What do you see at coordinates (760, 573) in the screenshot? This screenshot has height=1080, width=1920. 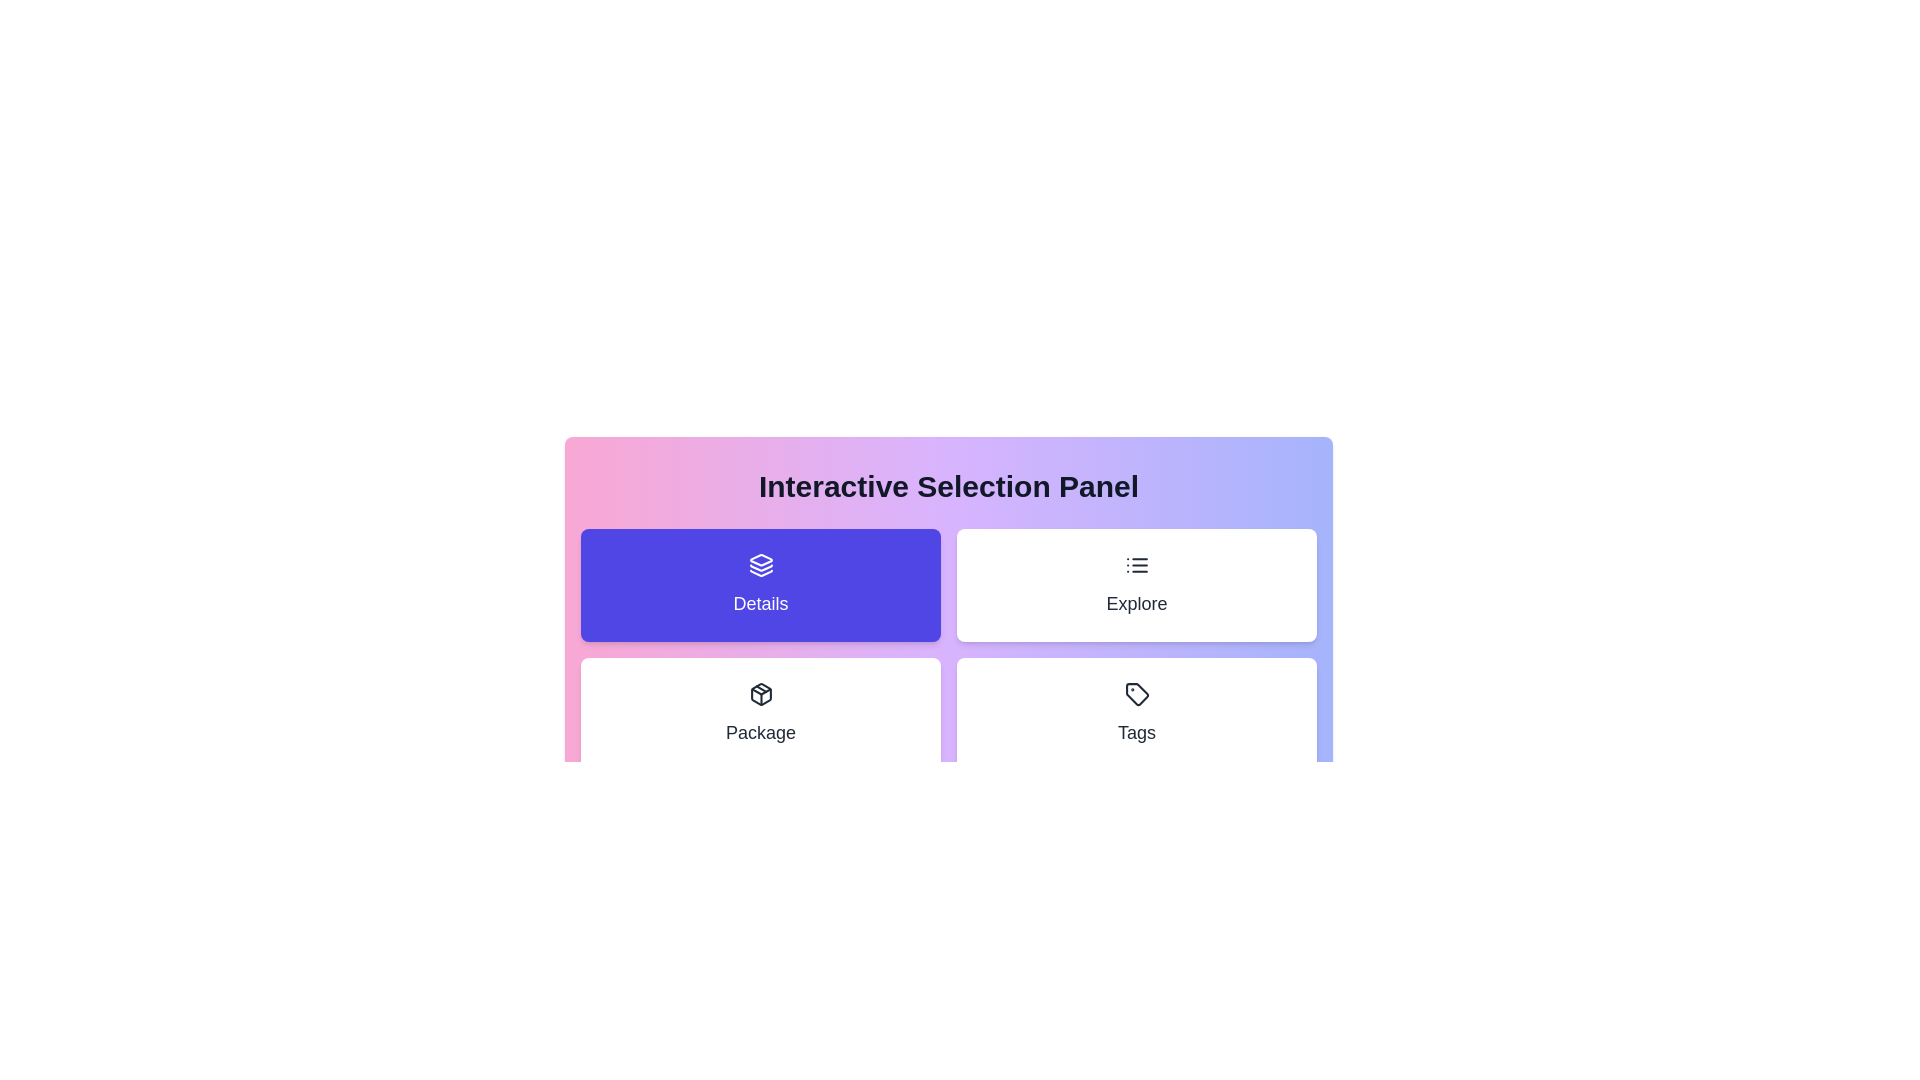 I see `the third and bottom-most layer graphic within the 'Details' button, which resembles a group of layers or sheets` at bounding box center [760, 573].